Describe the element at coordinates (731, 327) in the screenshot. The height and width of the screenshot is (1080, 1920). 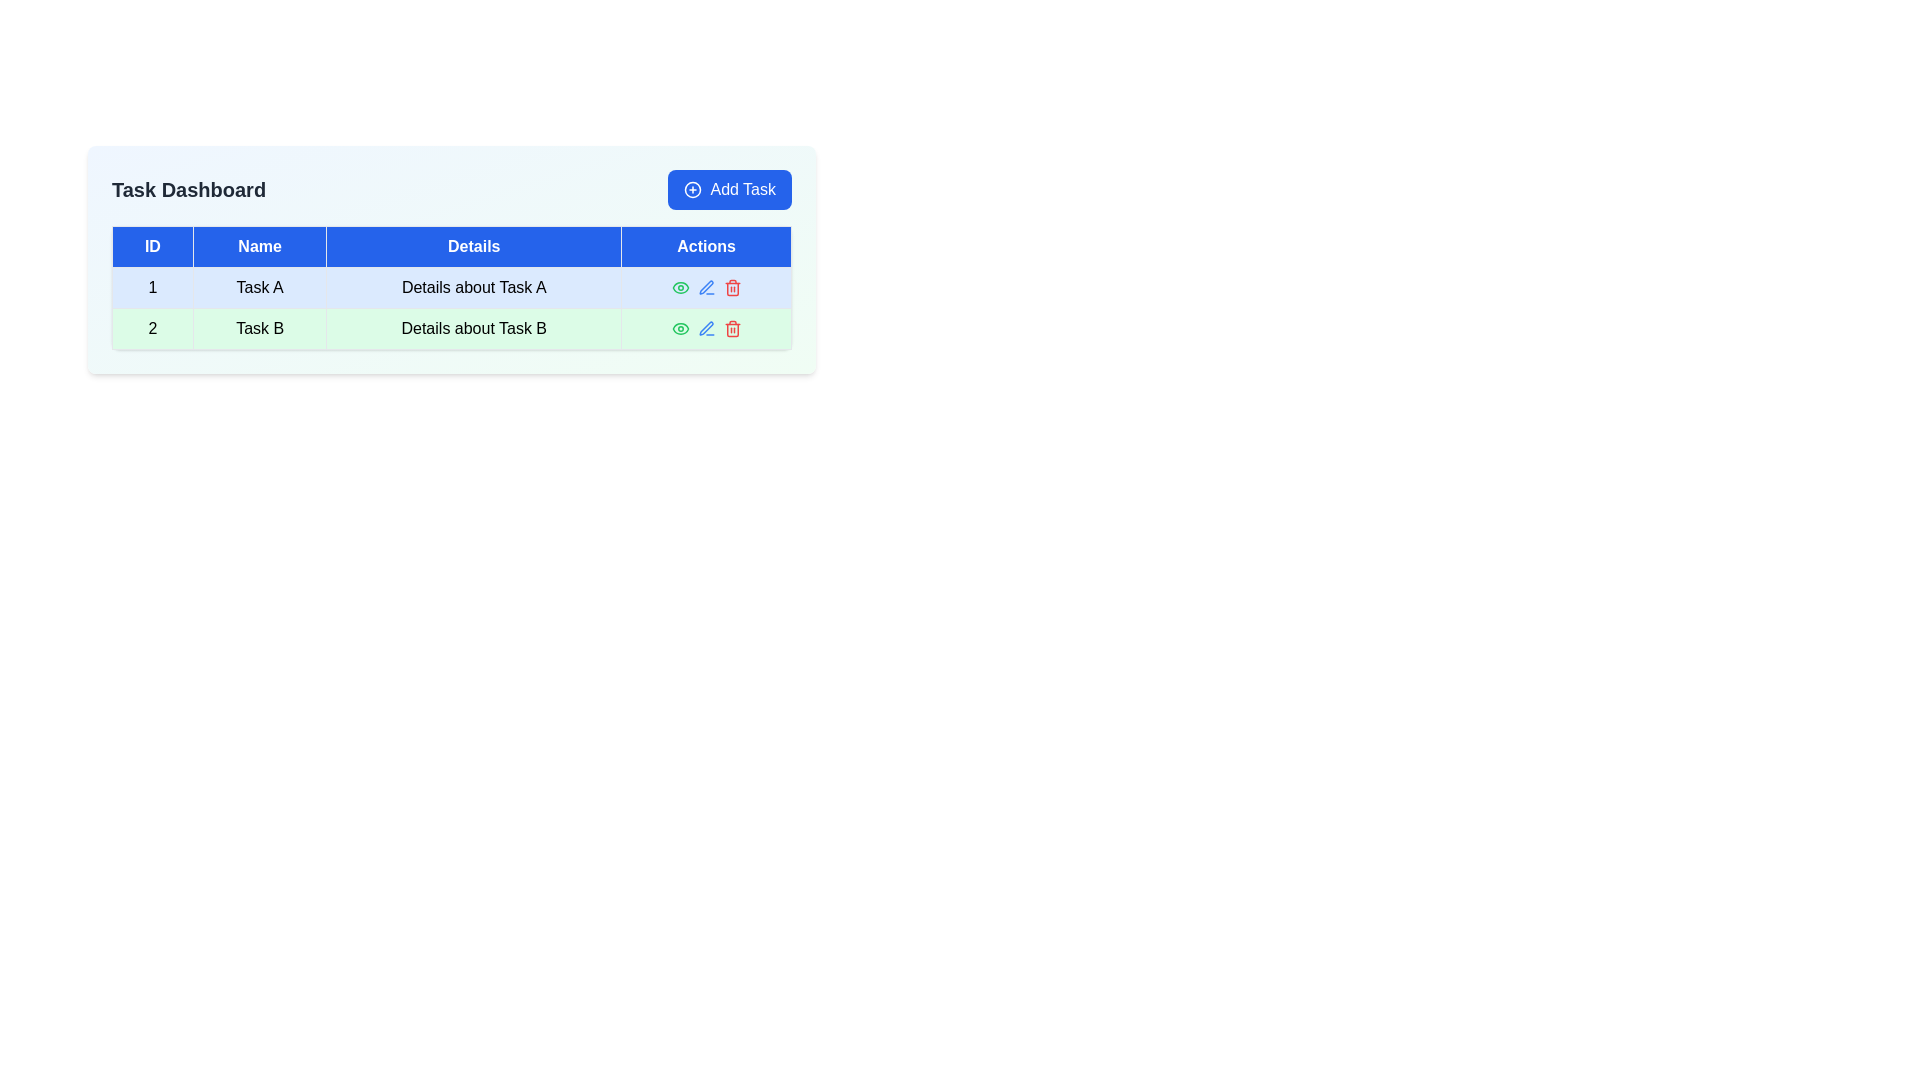
I see `the delete icon located in the second row's 'Actions' column, which is positioned to the right of the edit pencil icon and the eye icon` at that location.